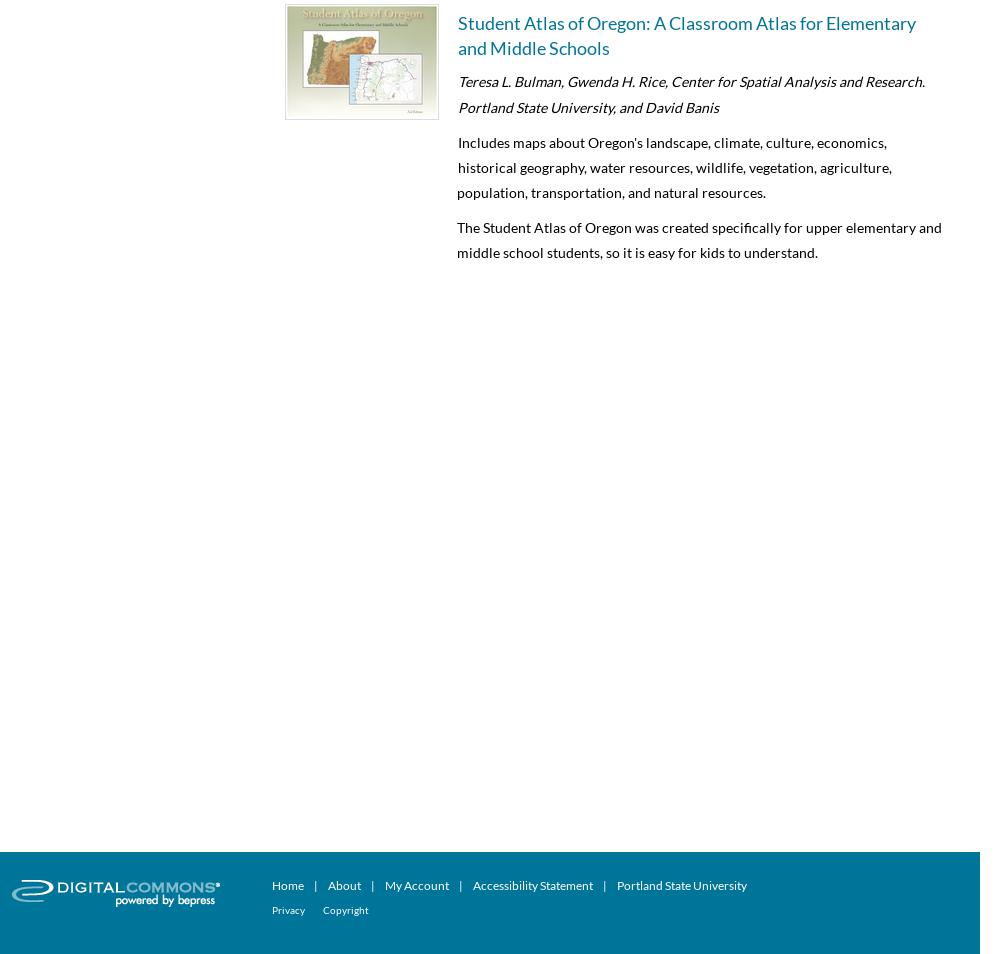 Image resolution: width=996 pixels, height=954 pixels. Describe the element at coordinates (533, 884) in the screenshot. I see `'Accessibility Statement'` at that location.